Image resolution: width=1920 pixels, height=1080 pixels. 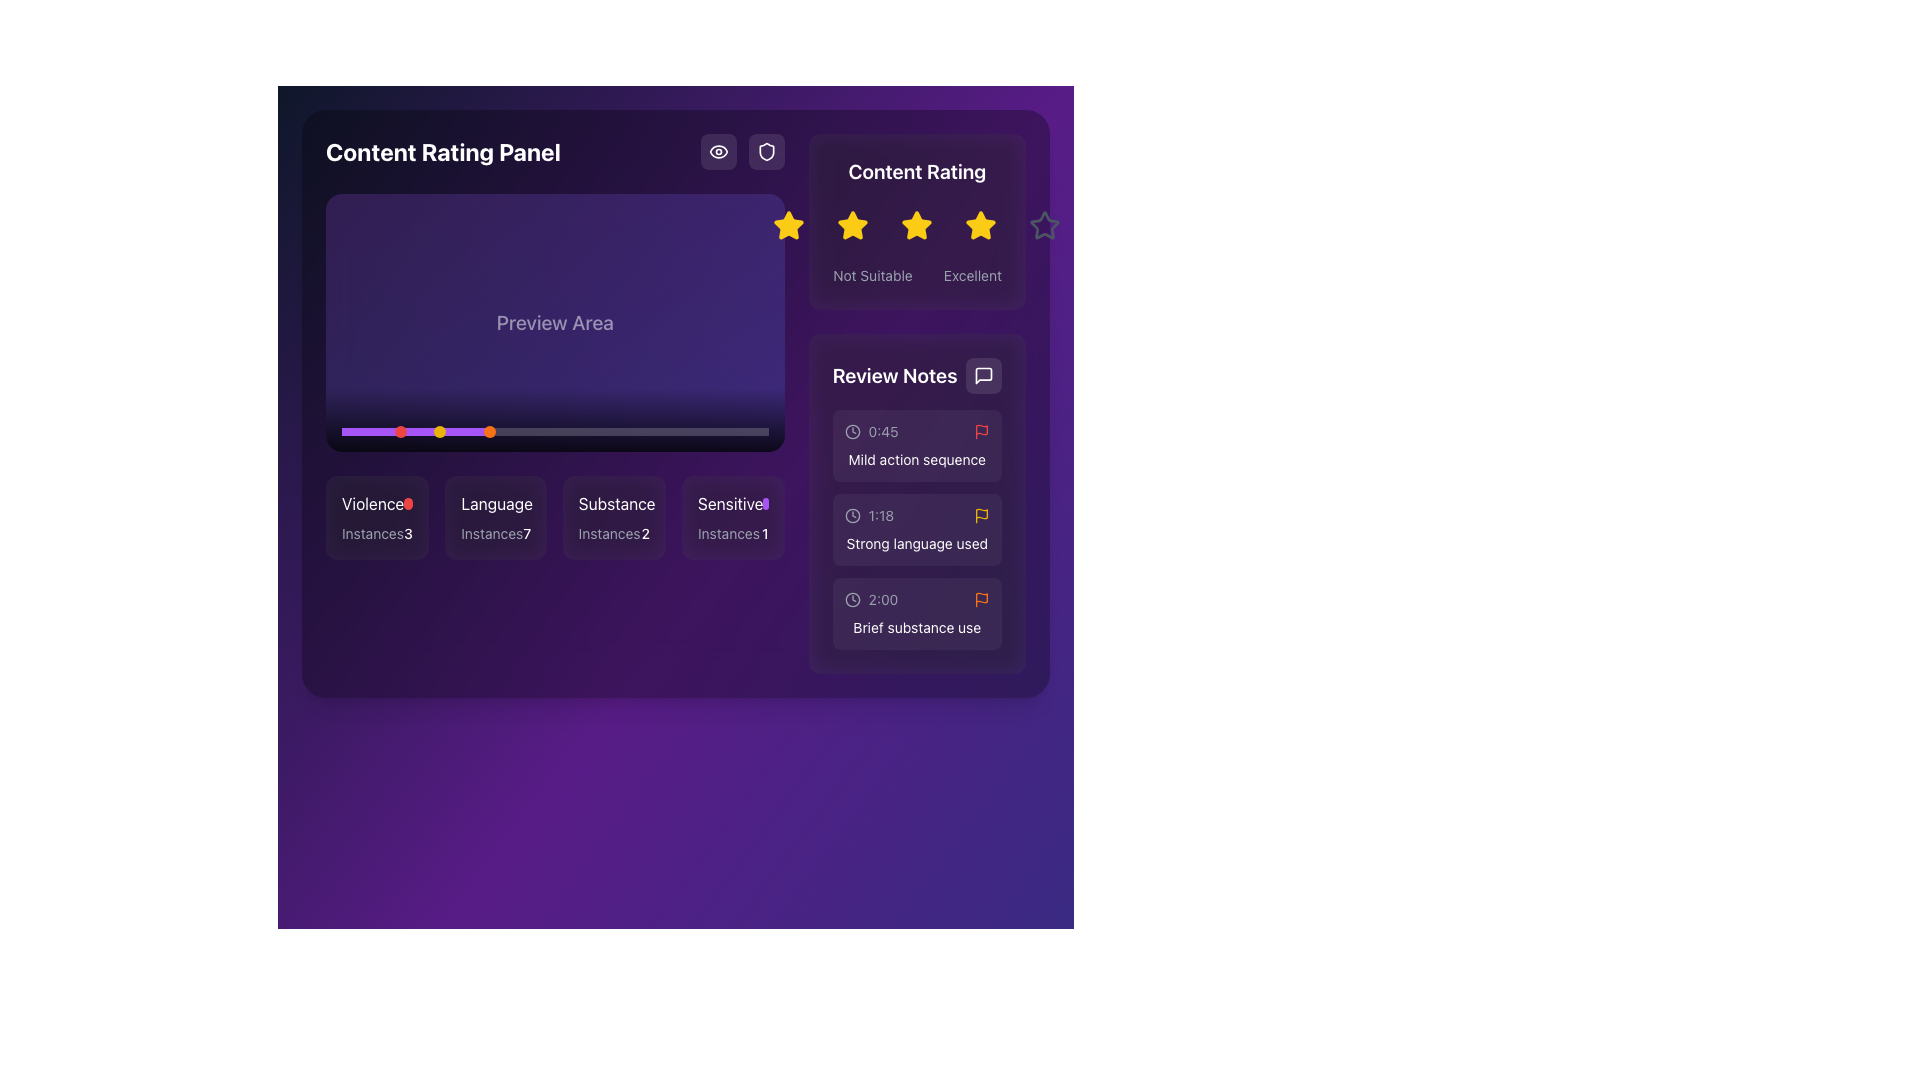 What do you see at coordinates (882, 431) in the screenshot?
I see `timestamp information displayed in the small text label showing '0:45' in gray font, located in the 'Review Notes' section to the left of the note entry labeled 'Mild action sequence'` at bounding box center [882, 431].